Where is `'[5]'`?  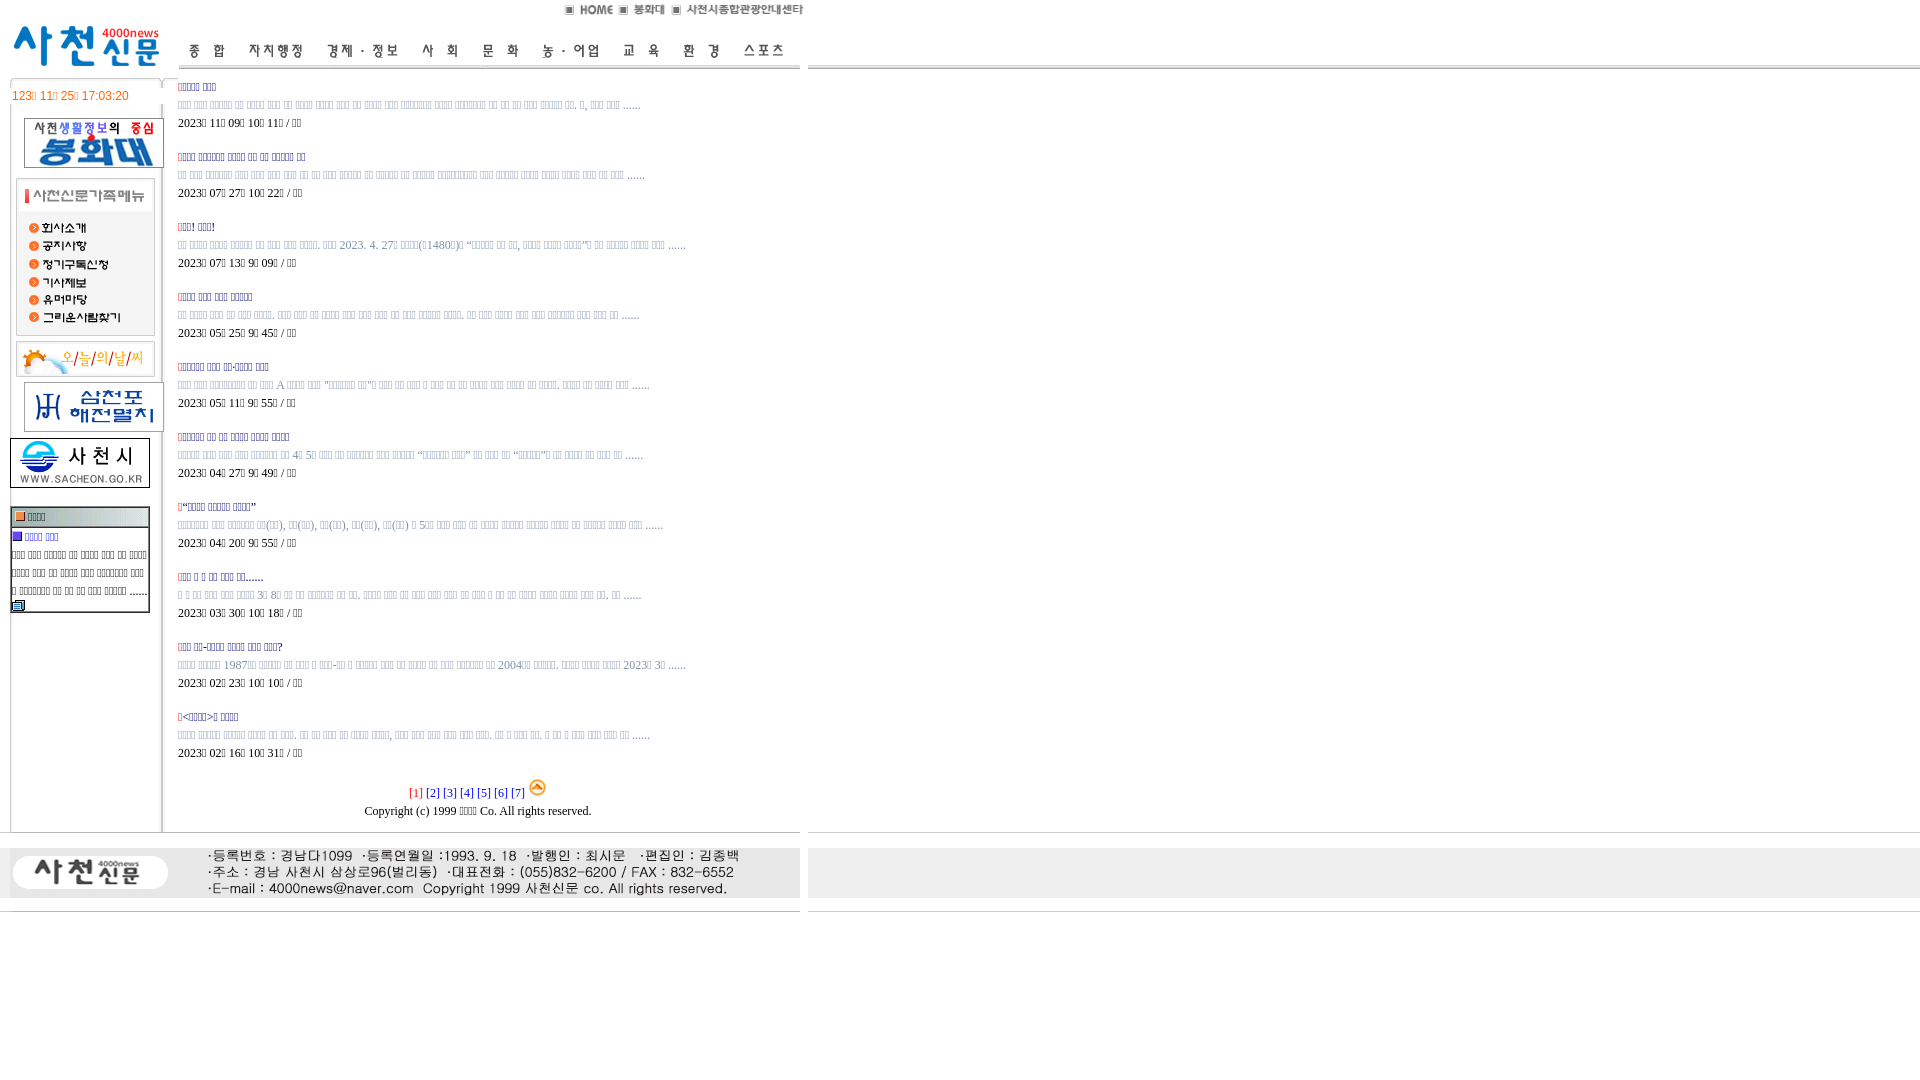 '[5]' is located at coordinates (484, 792).